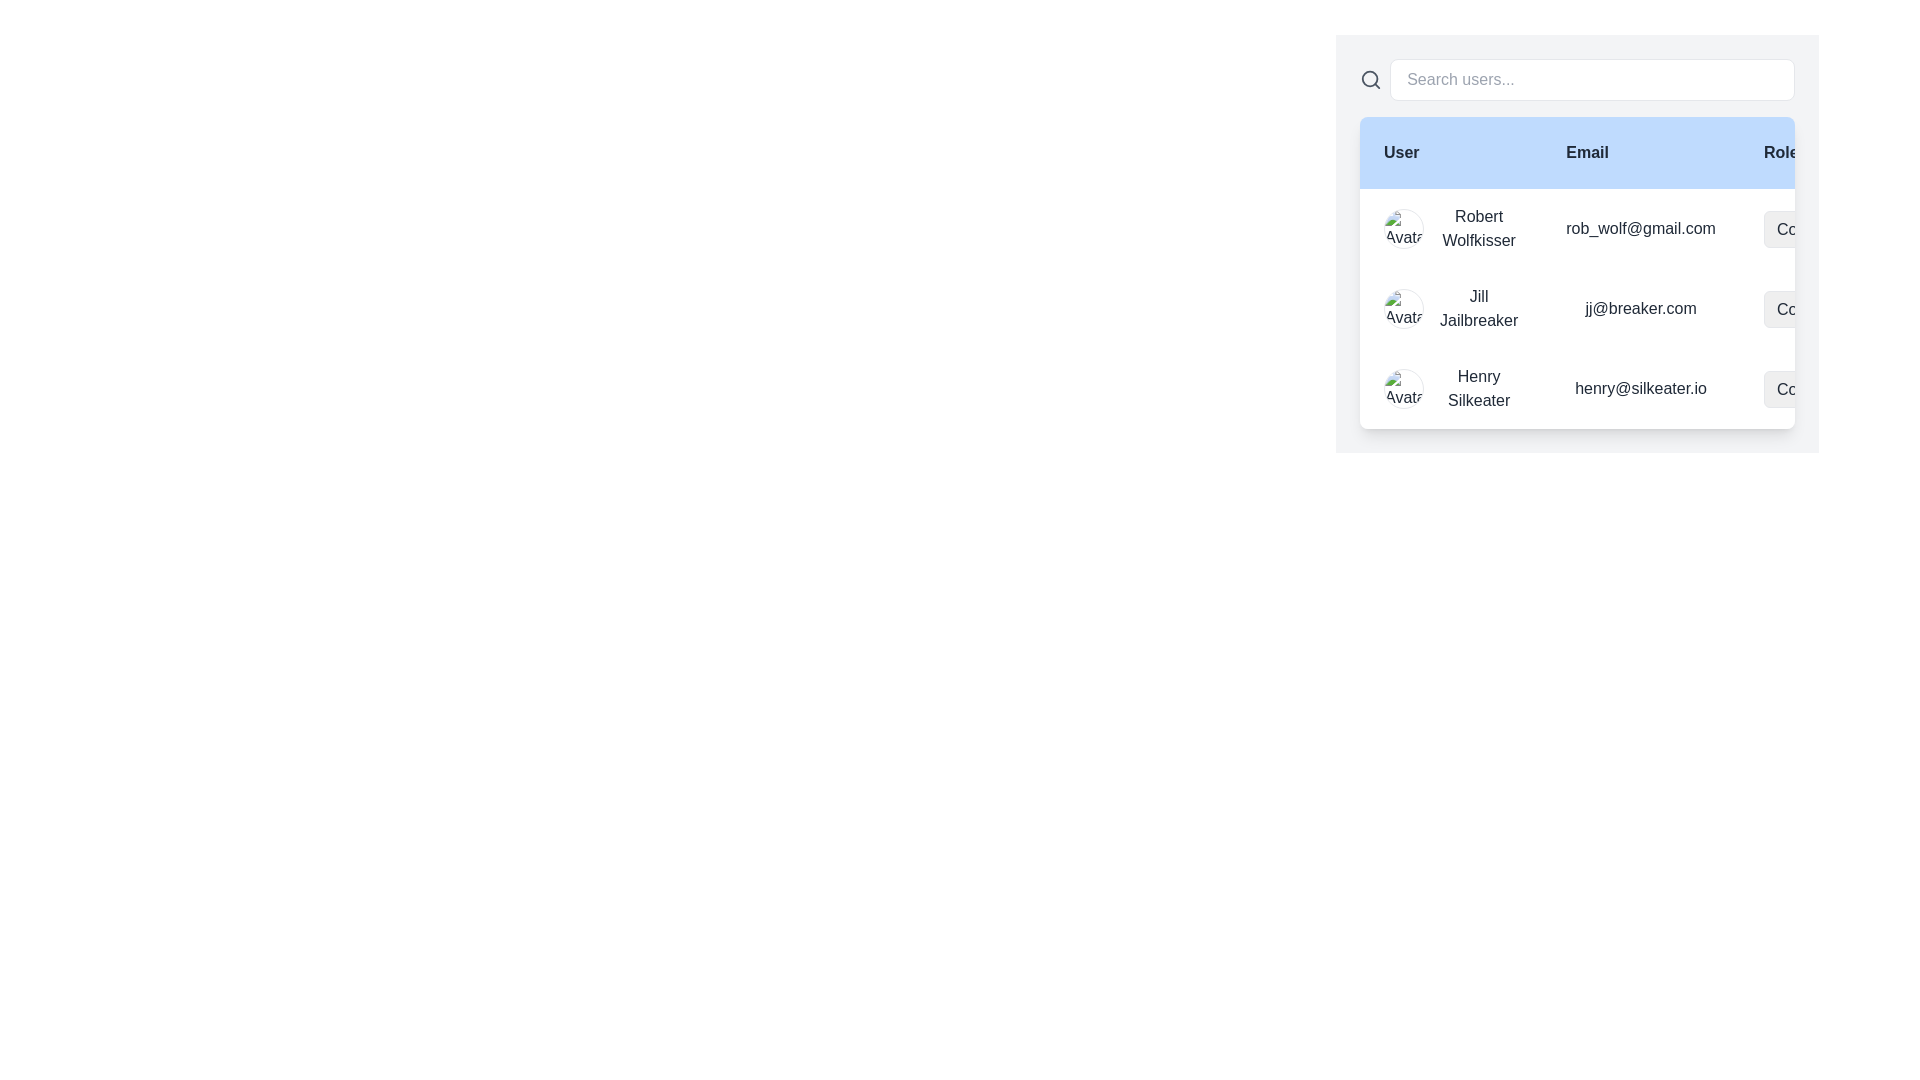  Describe the element at coordinates (1479, 389) in the screenshot. I see `the user name text label located` at that location.